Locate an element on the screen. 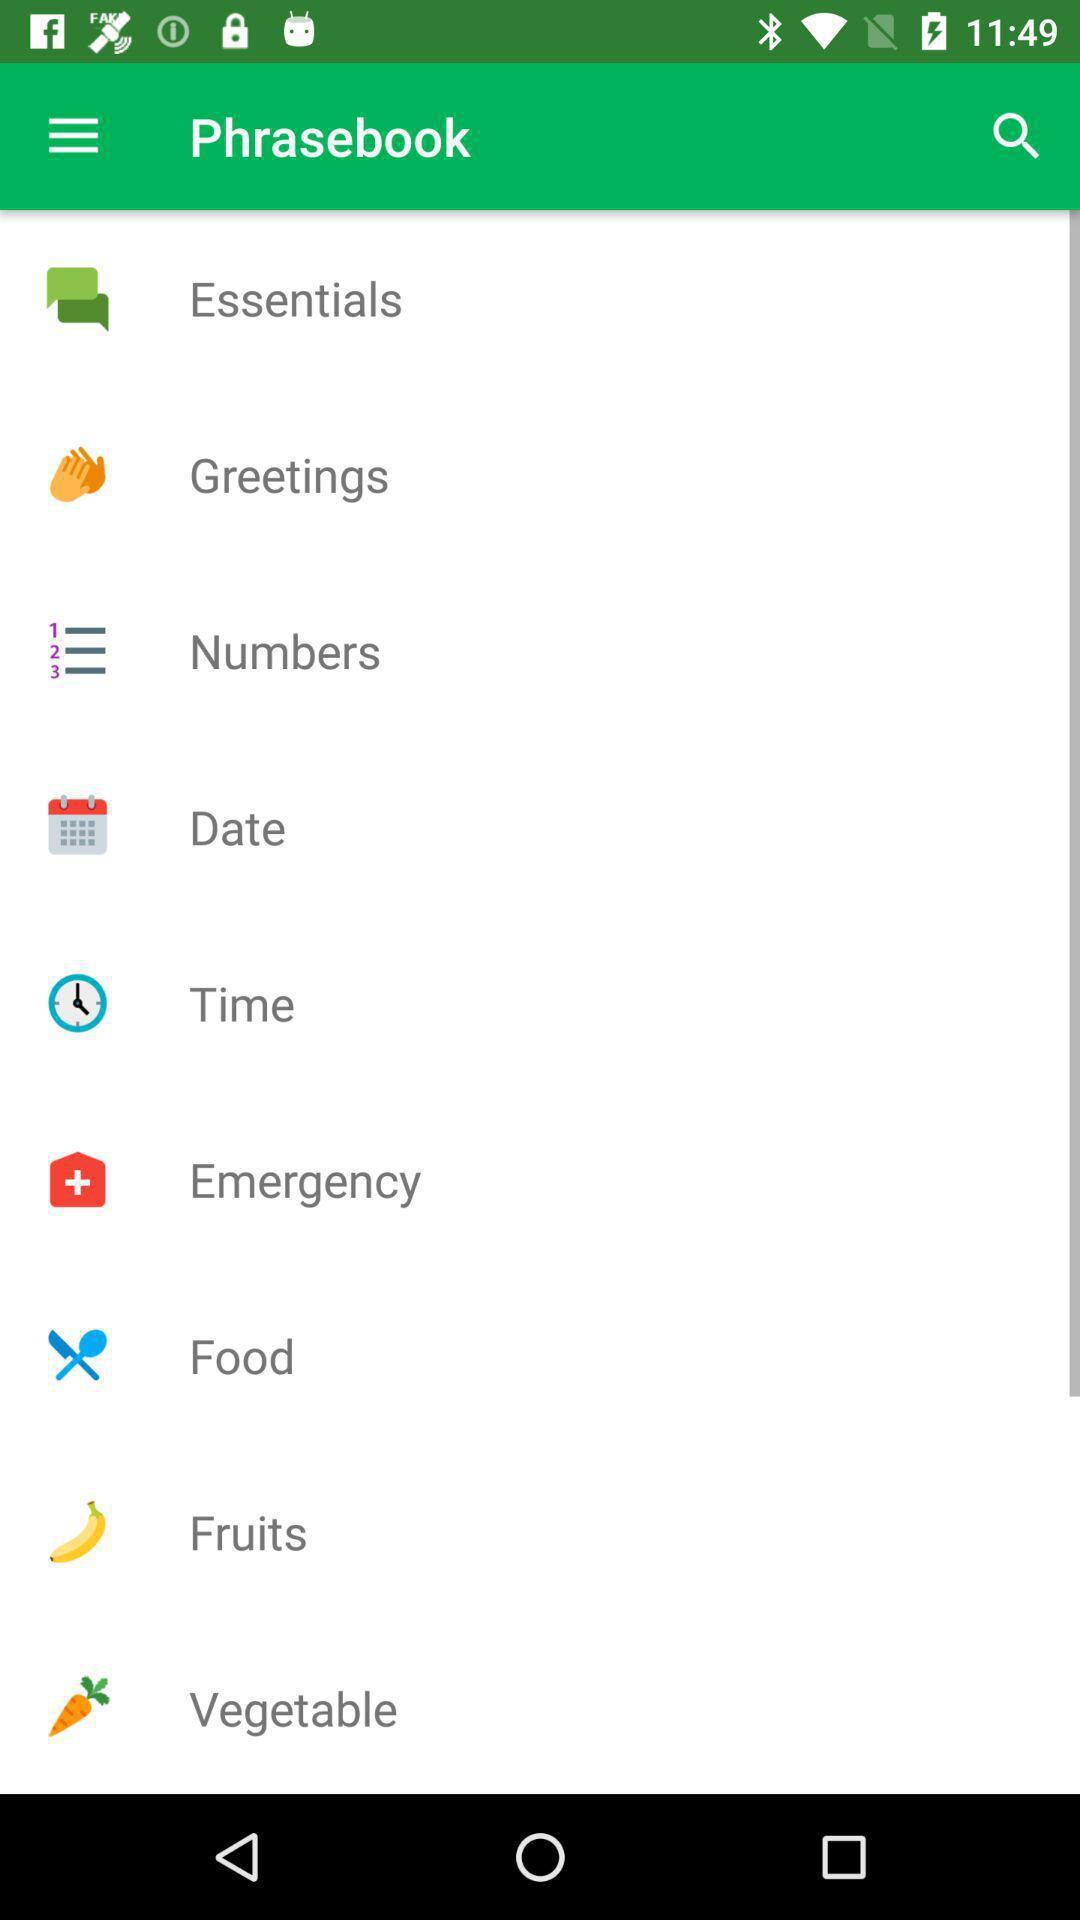 This screenshot has height=1920, width=1080. menu page is located at coordinates (76, 650).